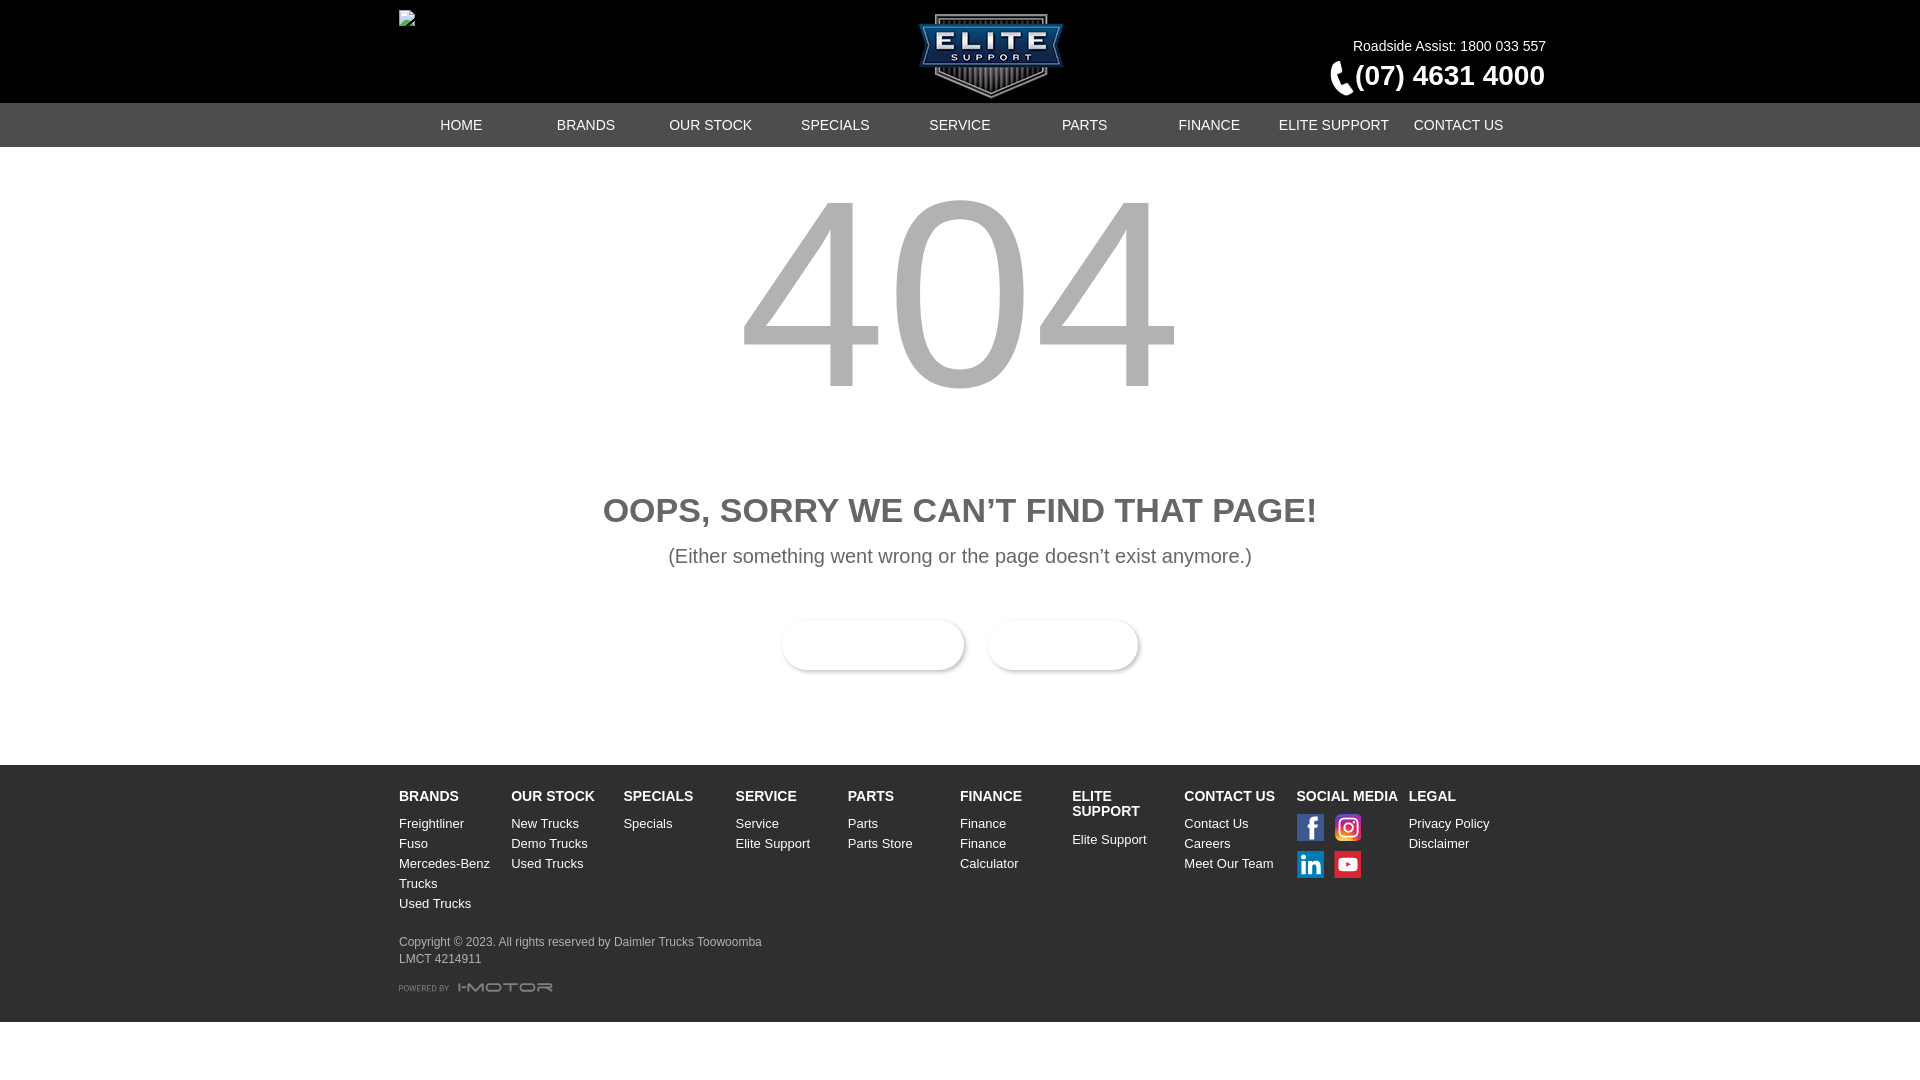 The height and width of the screenshot is (1080, 1920). Describe the element at coordinates (1408, 824) in the screenshot. I see `'Privacy Policy'` at that location.